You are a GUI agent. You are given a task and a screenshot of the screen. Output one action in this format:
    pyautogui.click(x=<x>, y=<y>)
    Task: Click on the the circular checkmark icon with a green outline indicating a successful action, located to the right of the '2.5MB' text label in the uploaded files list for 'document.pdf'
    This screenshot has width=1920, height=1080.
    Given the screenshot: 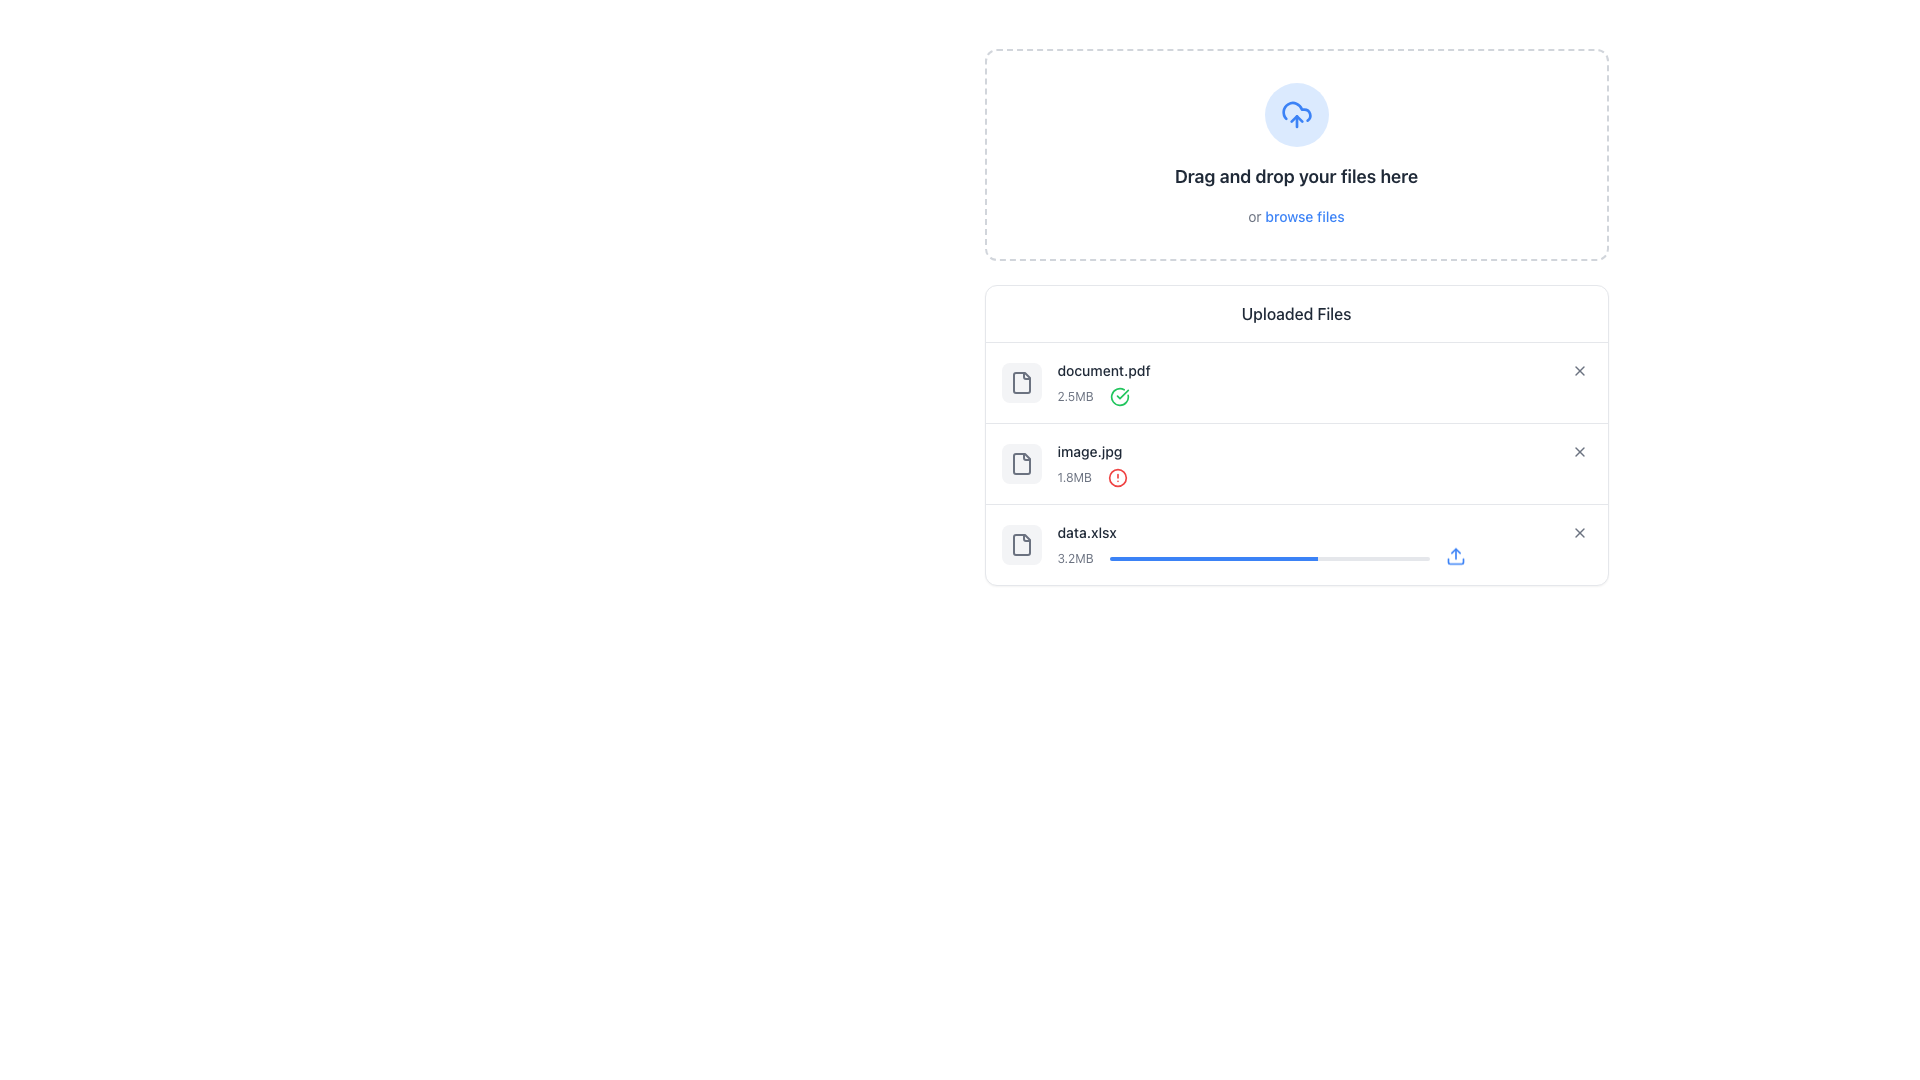 What is the action you would take?
    pyautogui.click(x=1118, y=397)
    